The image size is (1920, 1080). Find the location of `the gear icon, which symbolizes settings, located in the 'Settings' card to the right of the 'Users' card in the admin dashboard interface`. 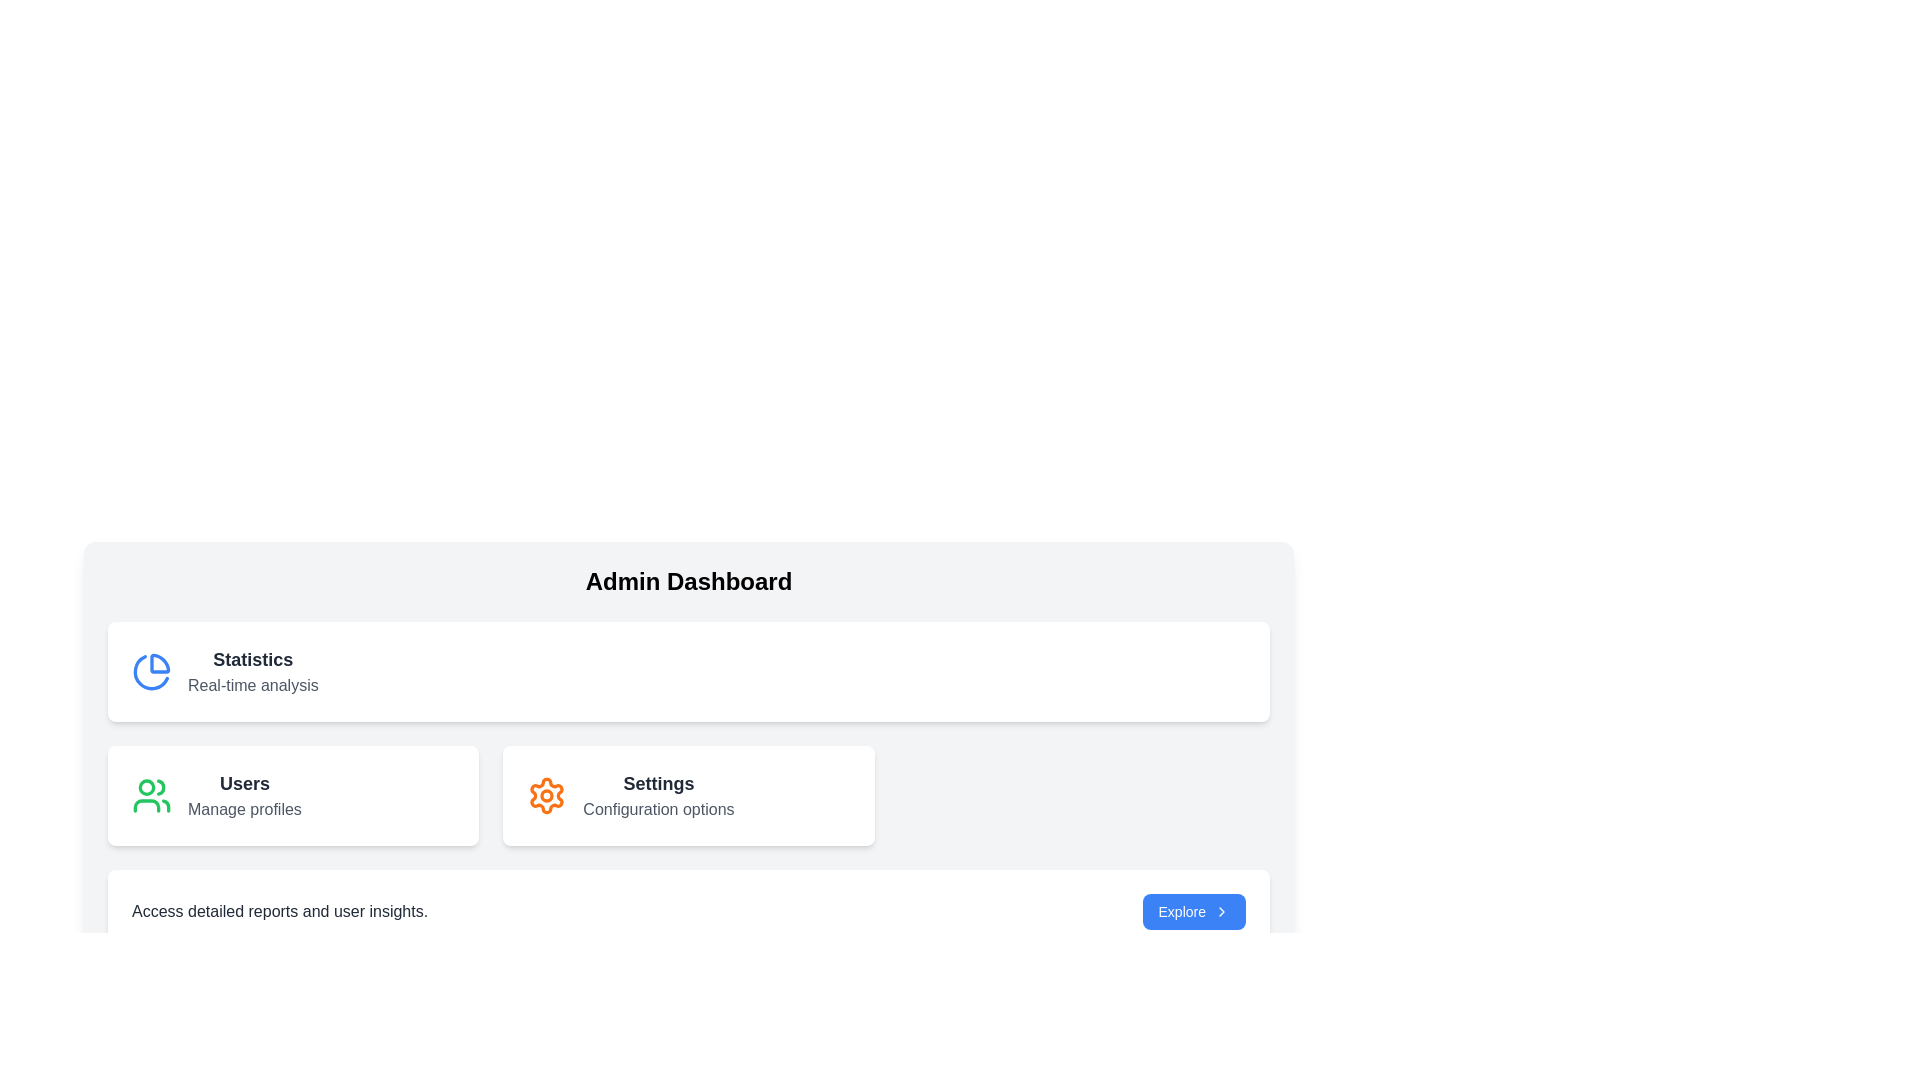

the gear icon, which symbolizes settings, located in the 'Settings' card to the right of the 'Users' card in the admin dashboard interface is located at coordinates (547, 794).